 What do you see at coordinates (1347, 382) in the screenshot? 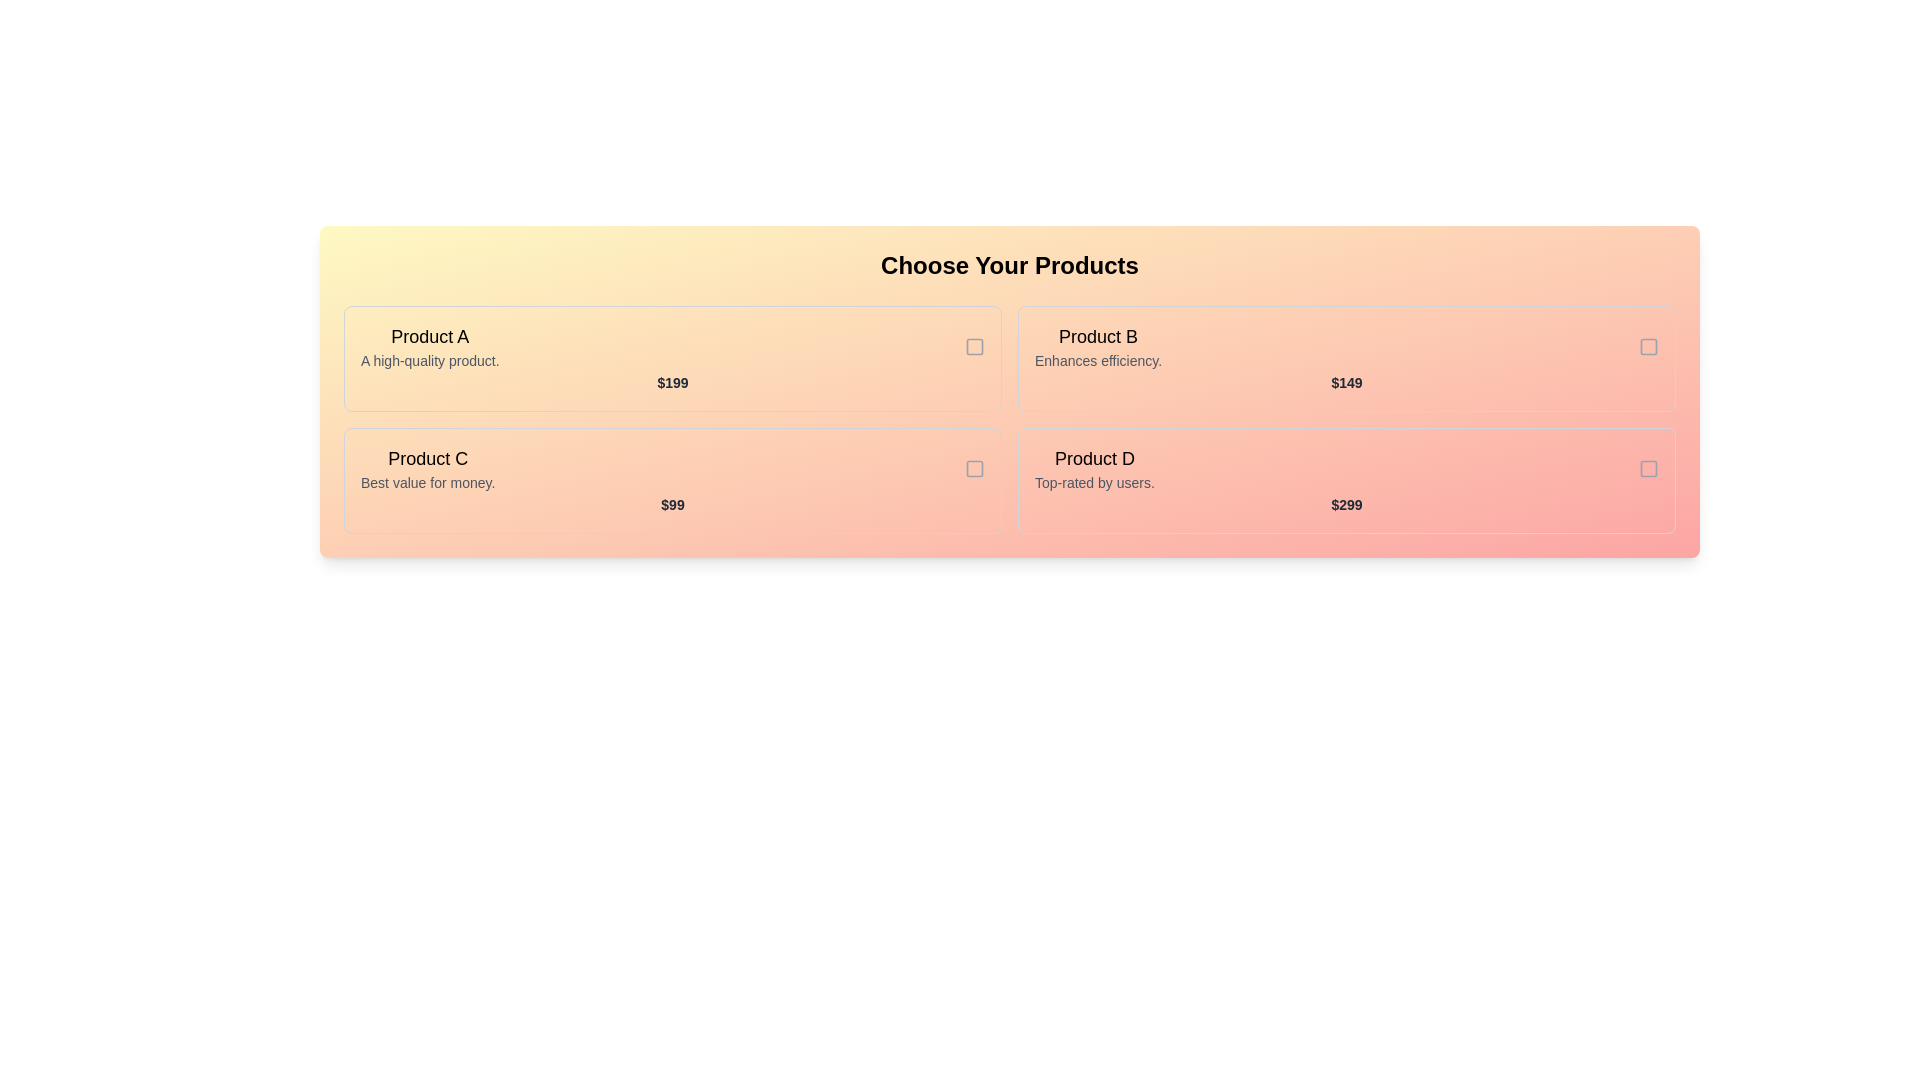
I see `the price of Product B` at bounding box center [1347, 382].